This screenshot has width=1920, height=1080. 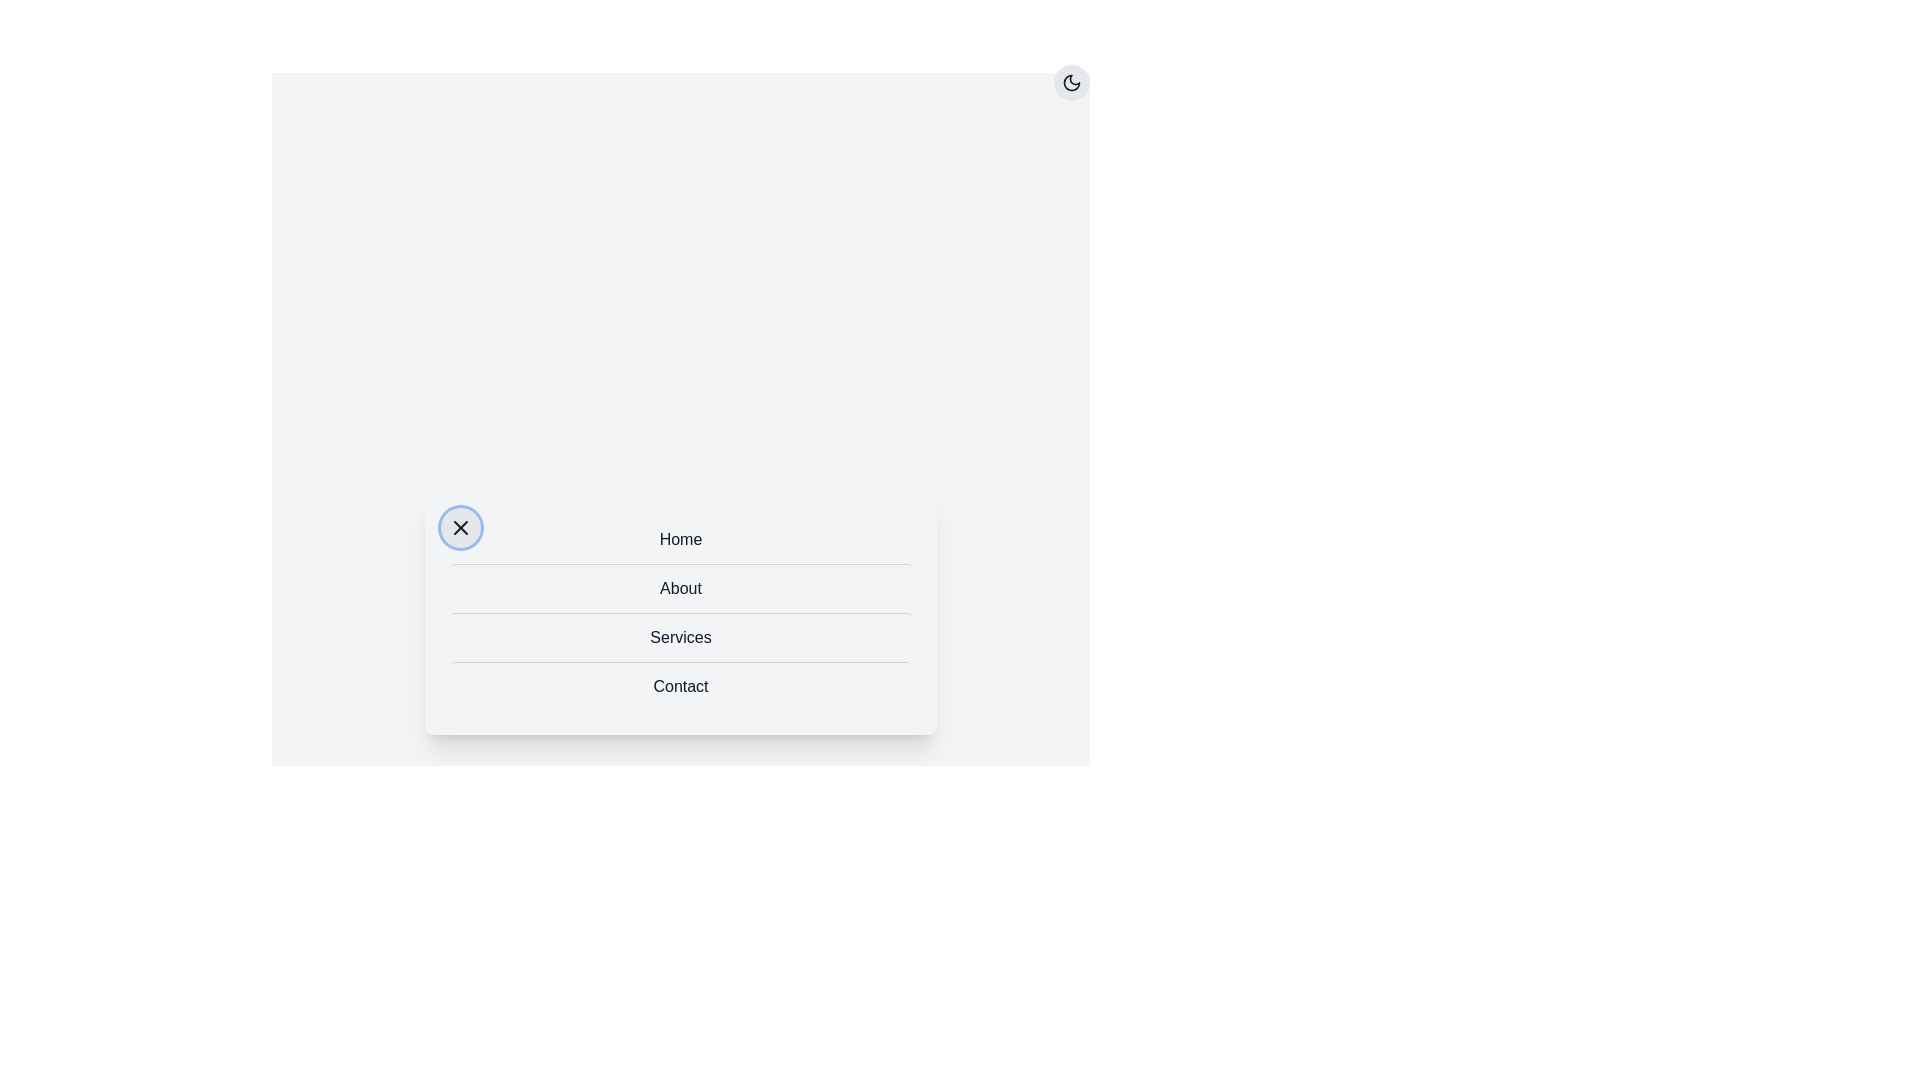 I want to click on the menu item Home, so click(x=681, y=538).